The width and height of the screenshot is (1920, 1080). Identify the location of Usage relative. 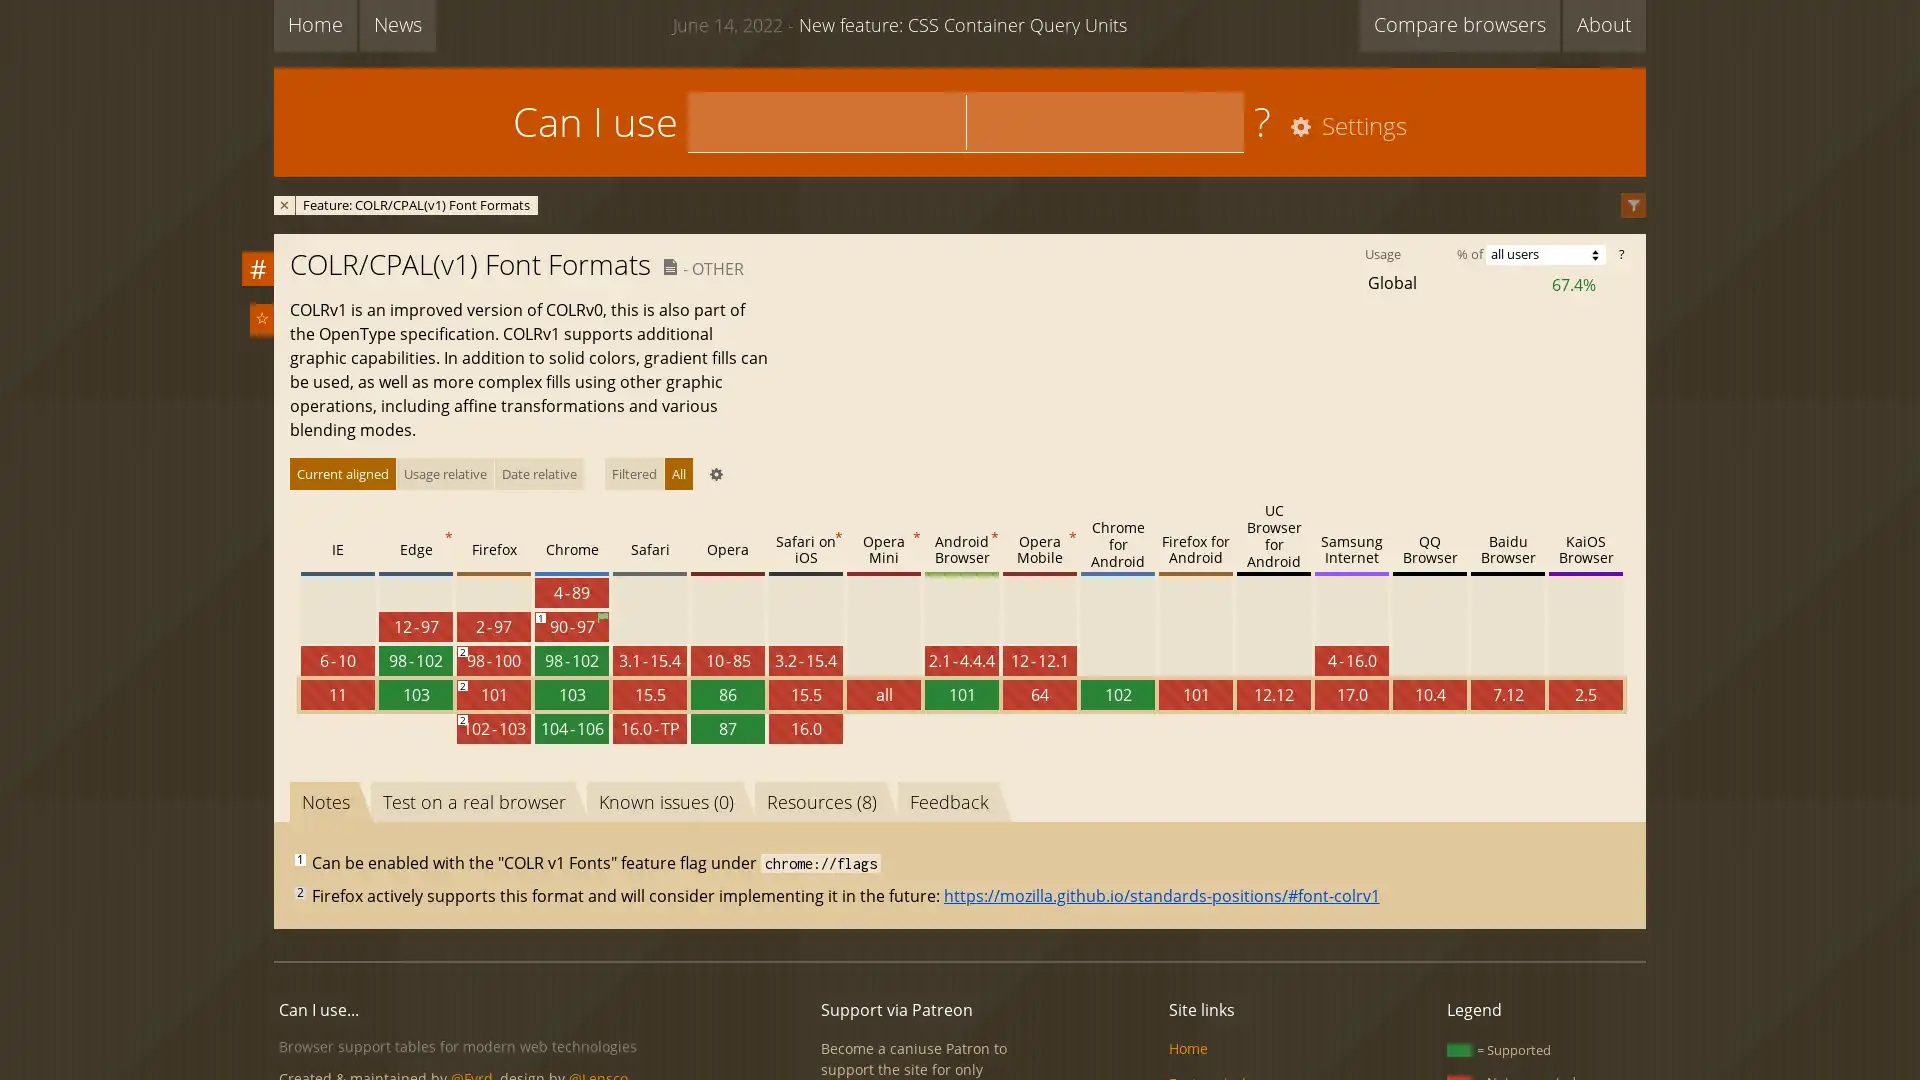
(444, 474).